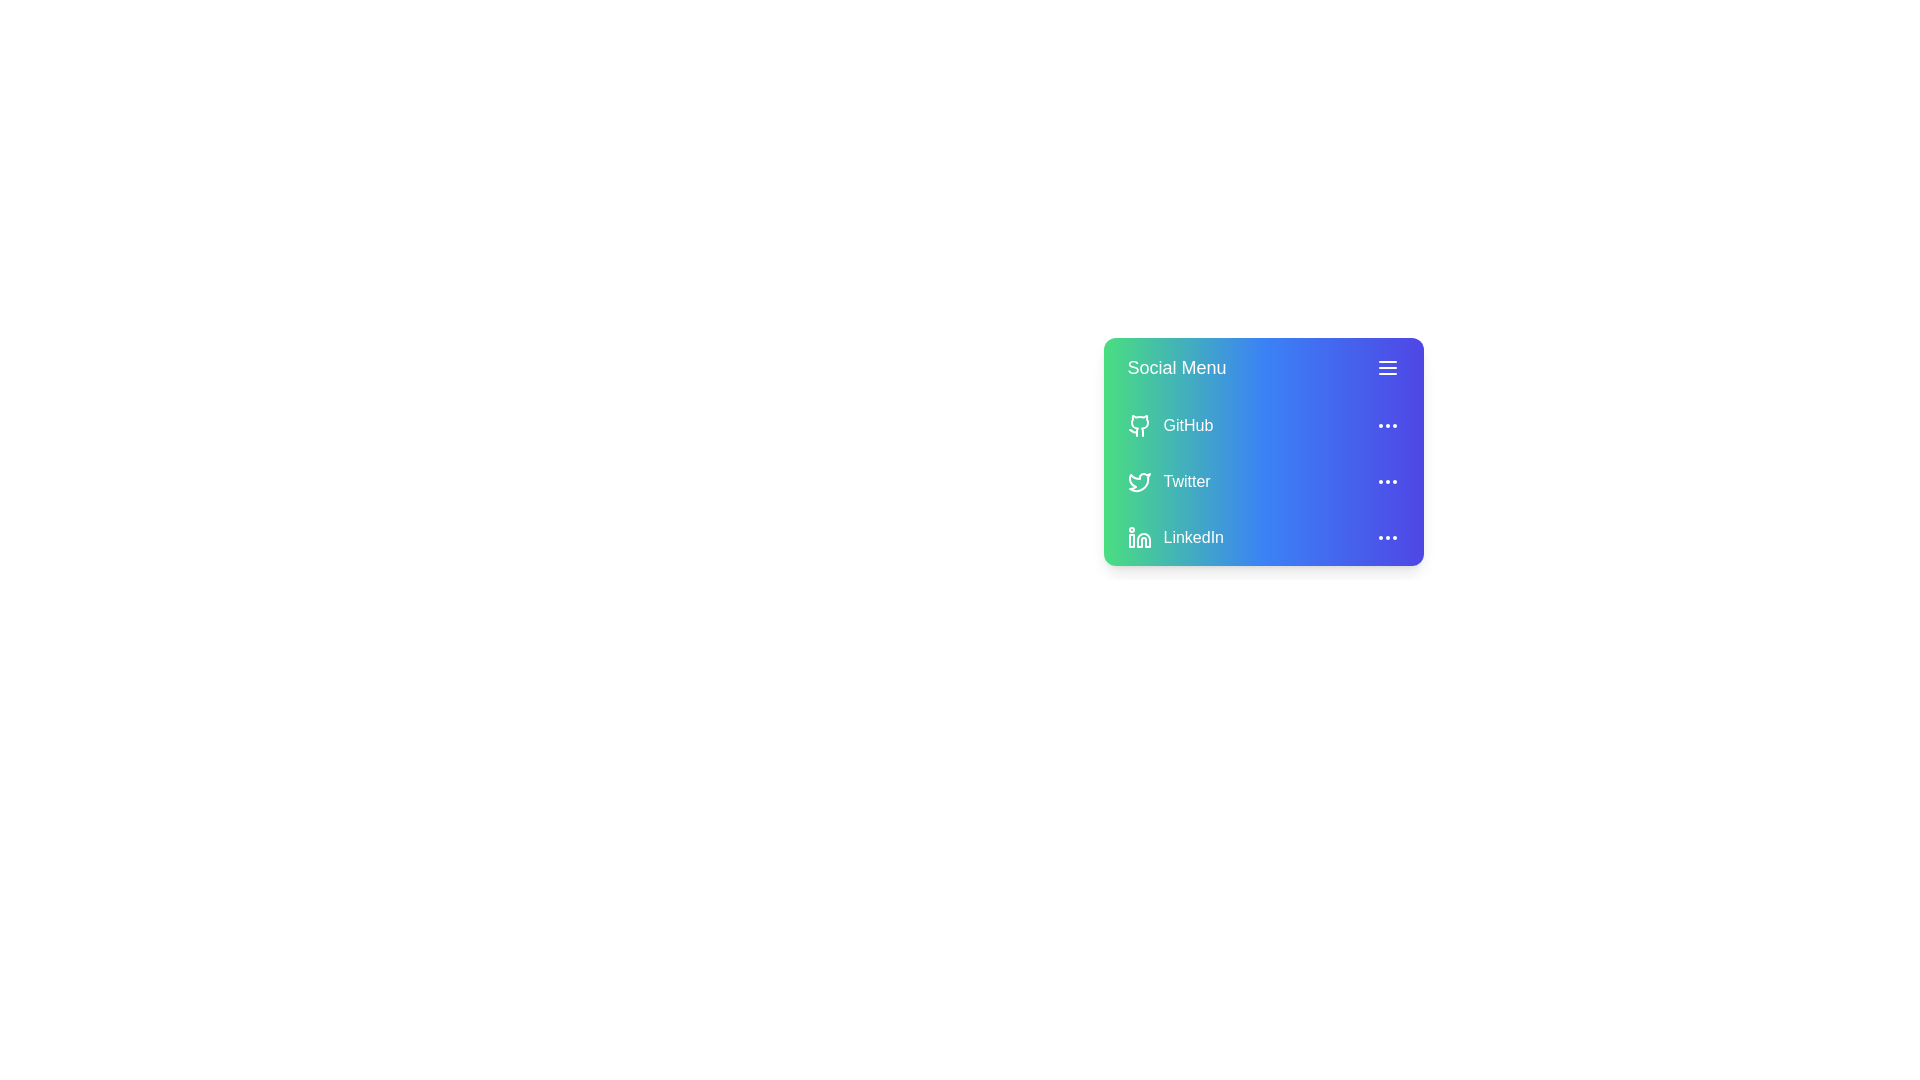 The image size is (1920, 1080). What do you see at coordinates (1386, 482) in the screenshot?
I see `the '...' icon for the Twitter row` at bounding box center [1386, 482].